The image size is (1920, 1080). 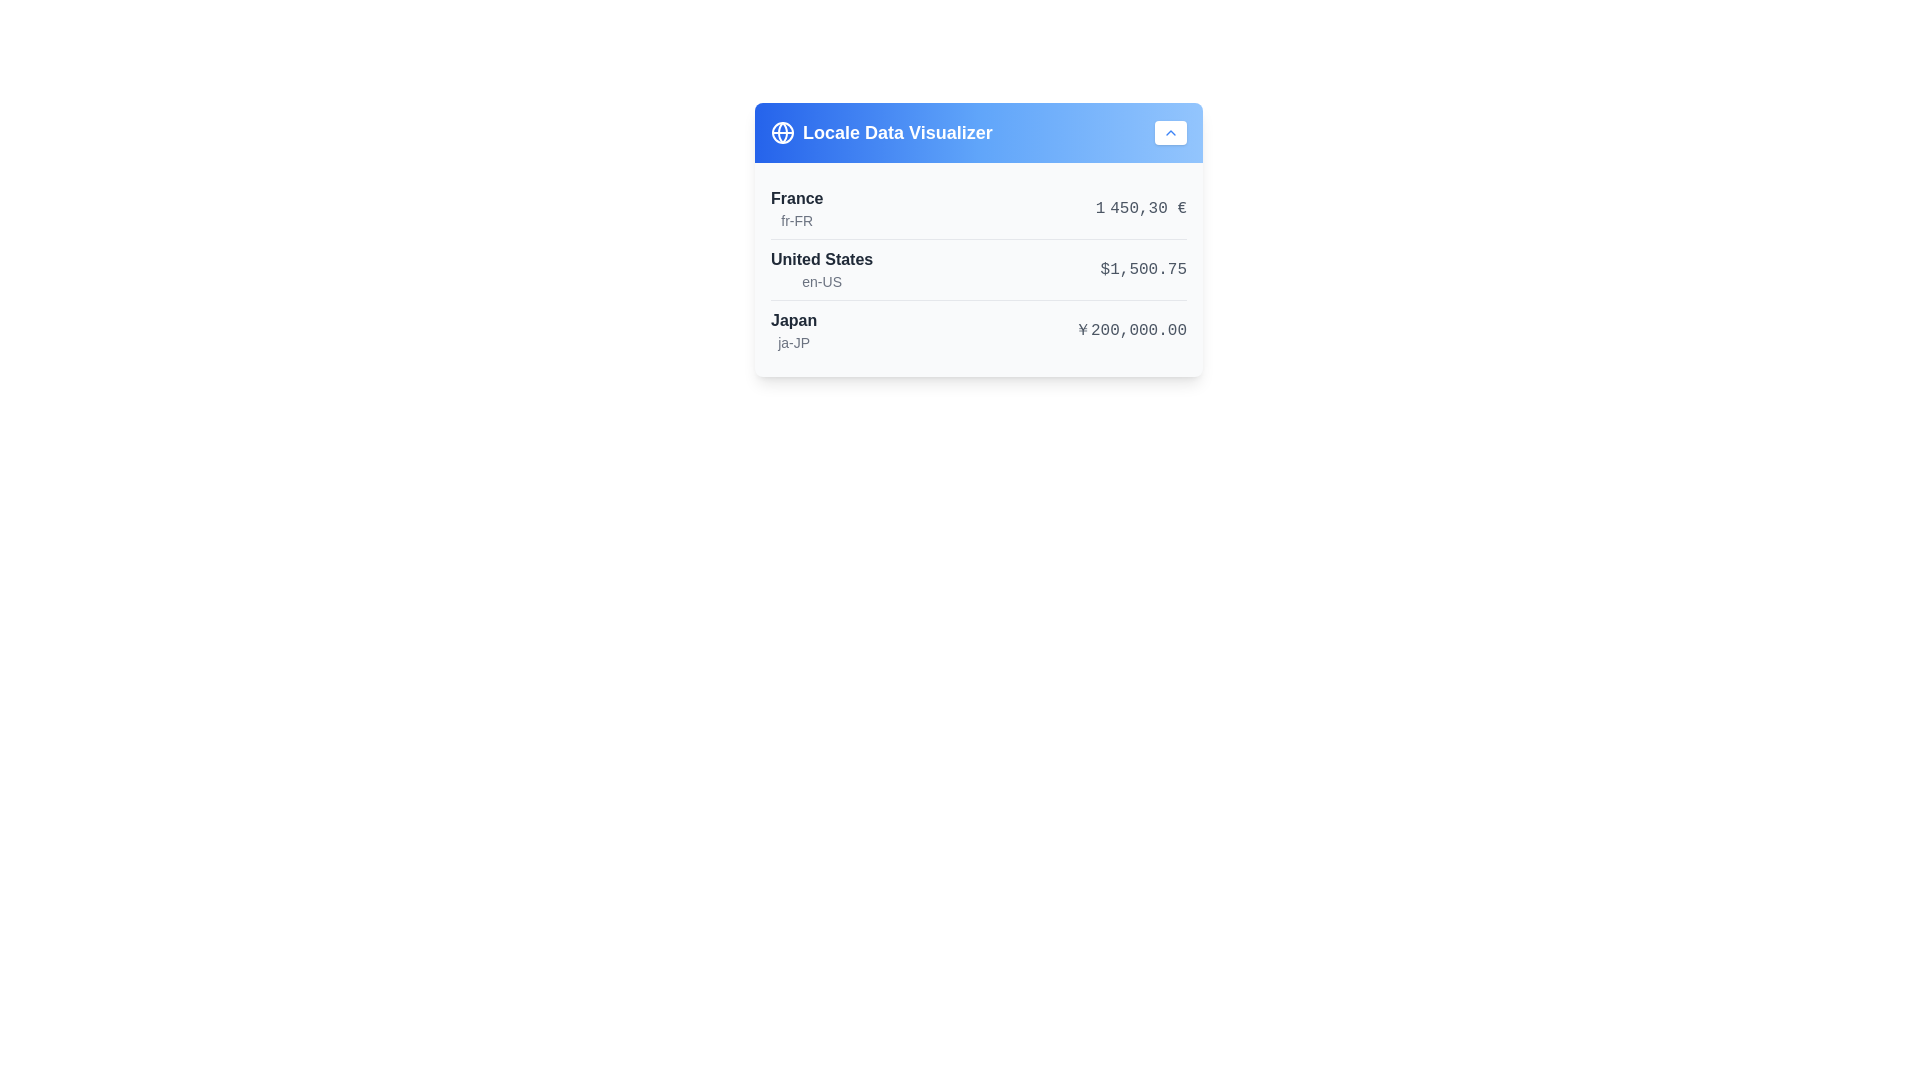 I want to click on text label displaying 'ja-JP' located below the 'Japan' label in the Locale Data Visualizer interface, so click(x=793, y=342).